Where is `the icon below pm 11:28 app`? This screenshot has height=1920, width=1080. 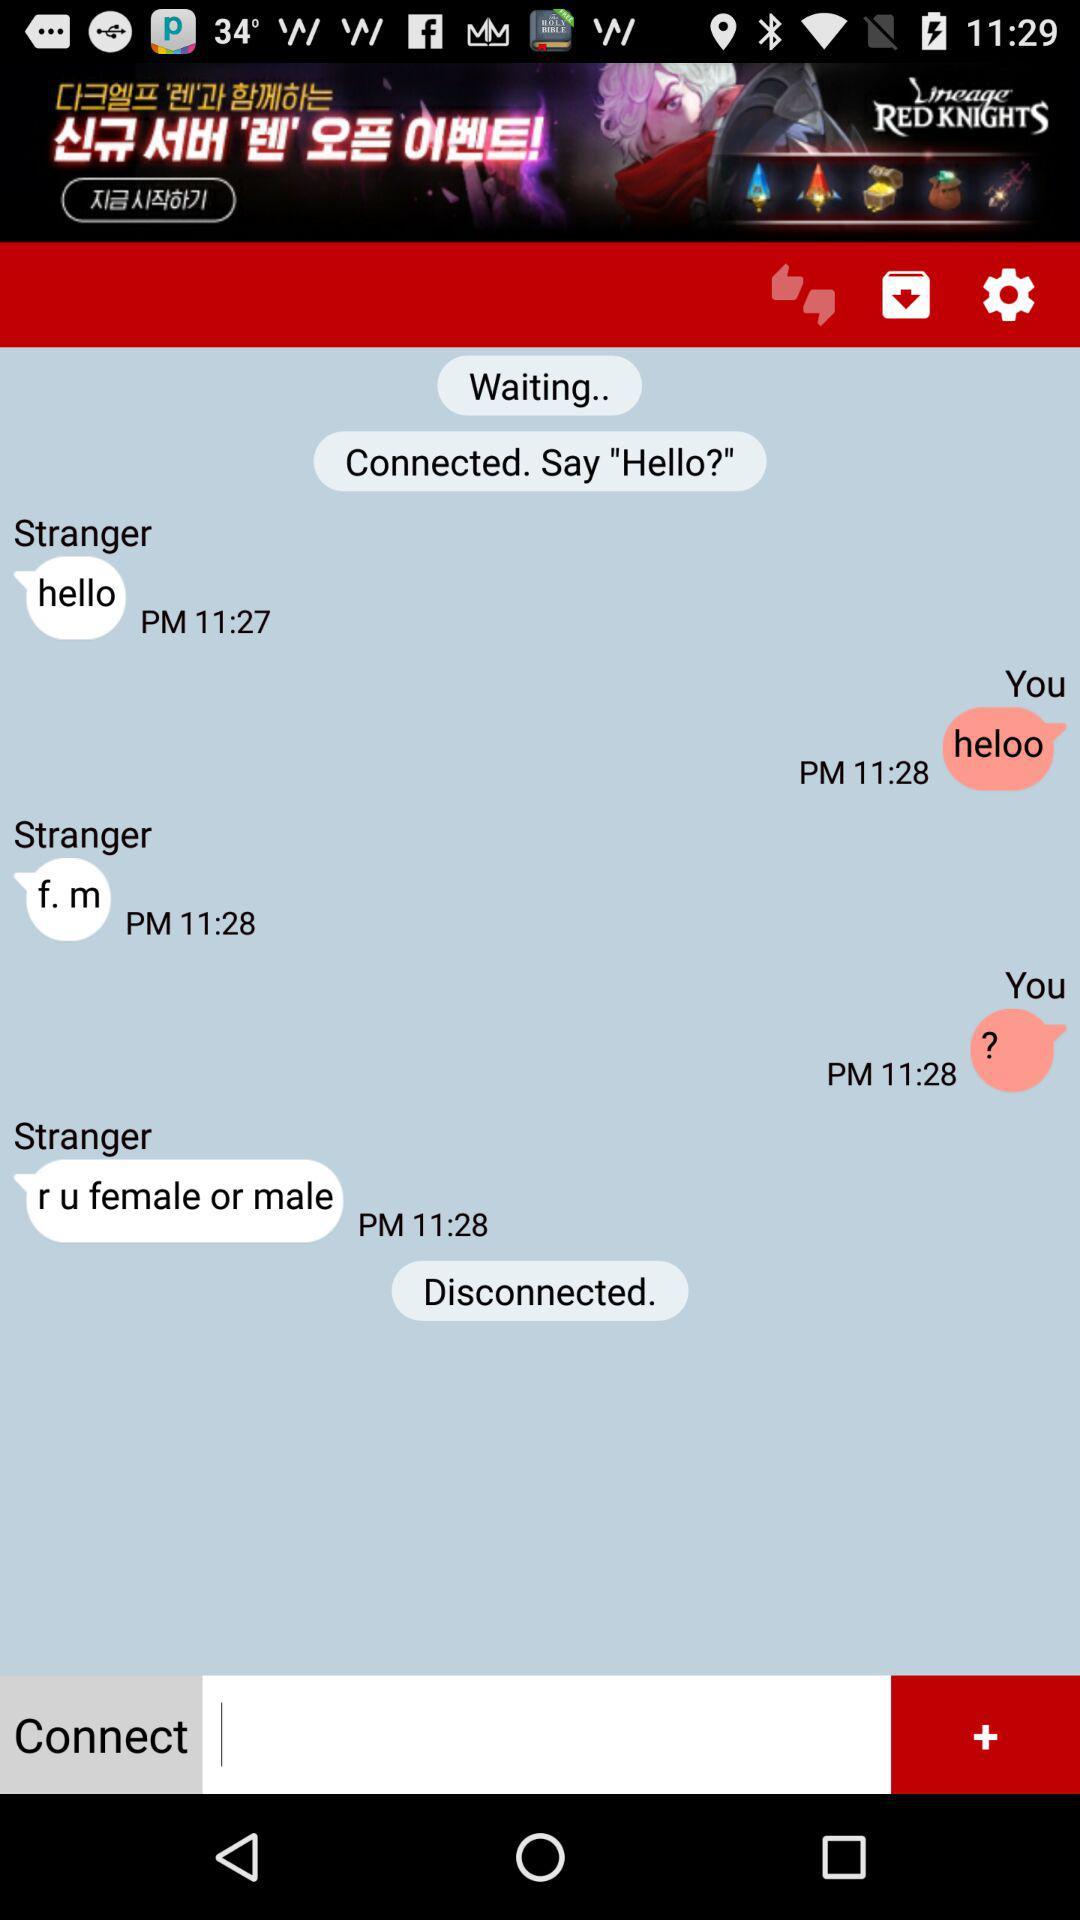 the icon below pm 11:28 app is located at coordinates (540, 1290).